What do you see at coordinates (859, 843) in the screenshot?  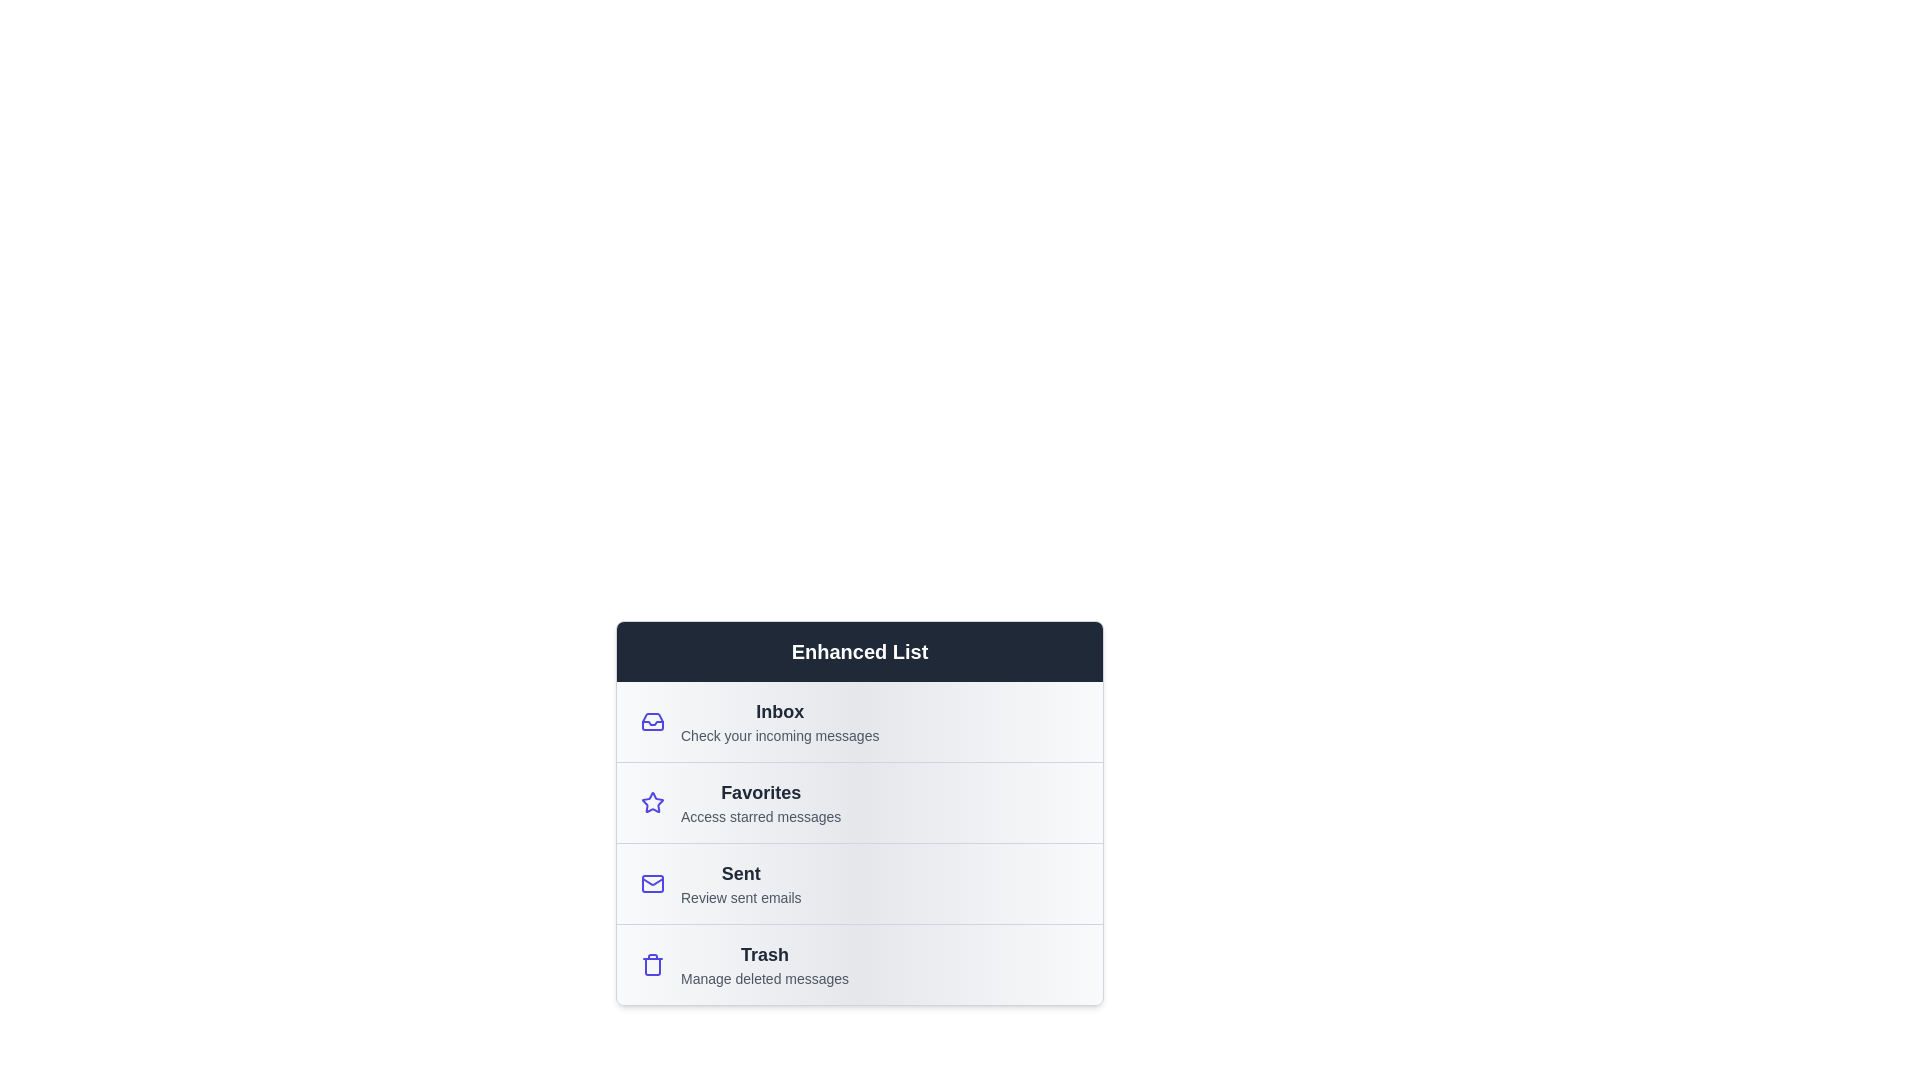 I see `the 'Favorites' item in the Enhanced List` at bounding box center [859, 843].